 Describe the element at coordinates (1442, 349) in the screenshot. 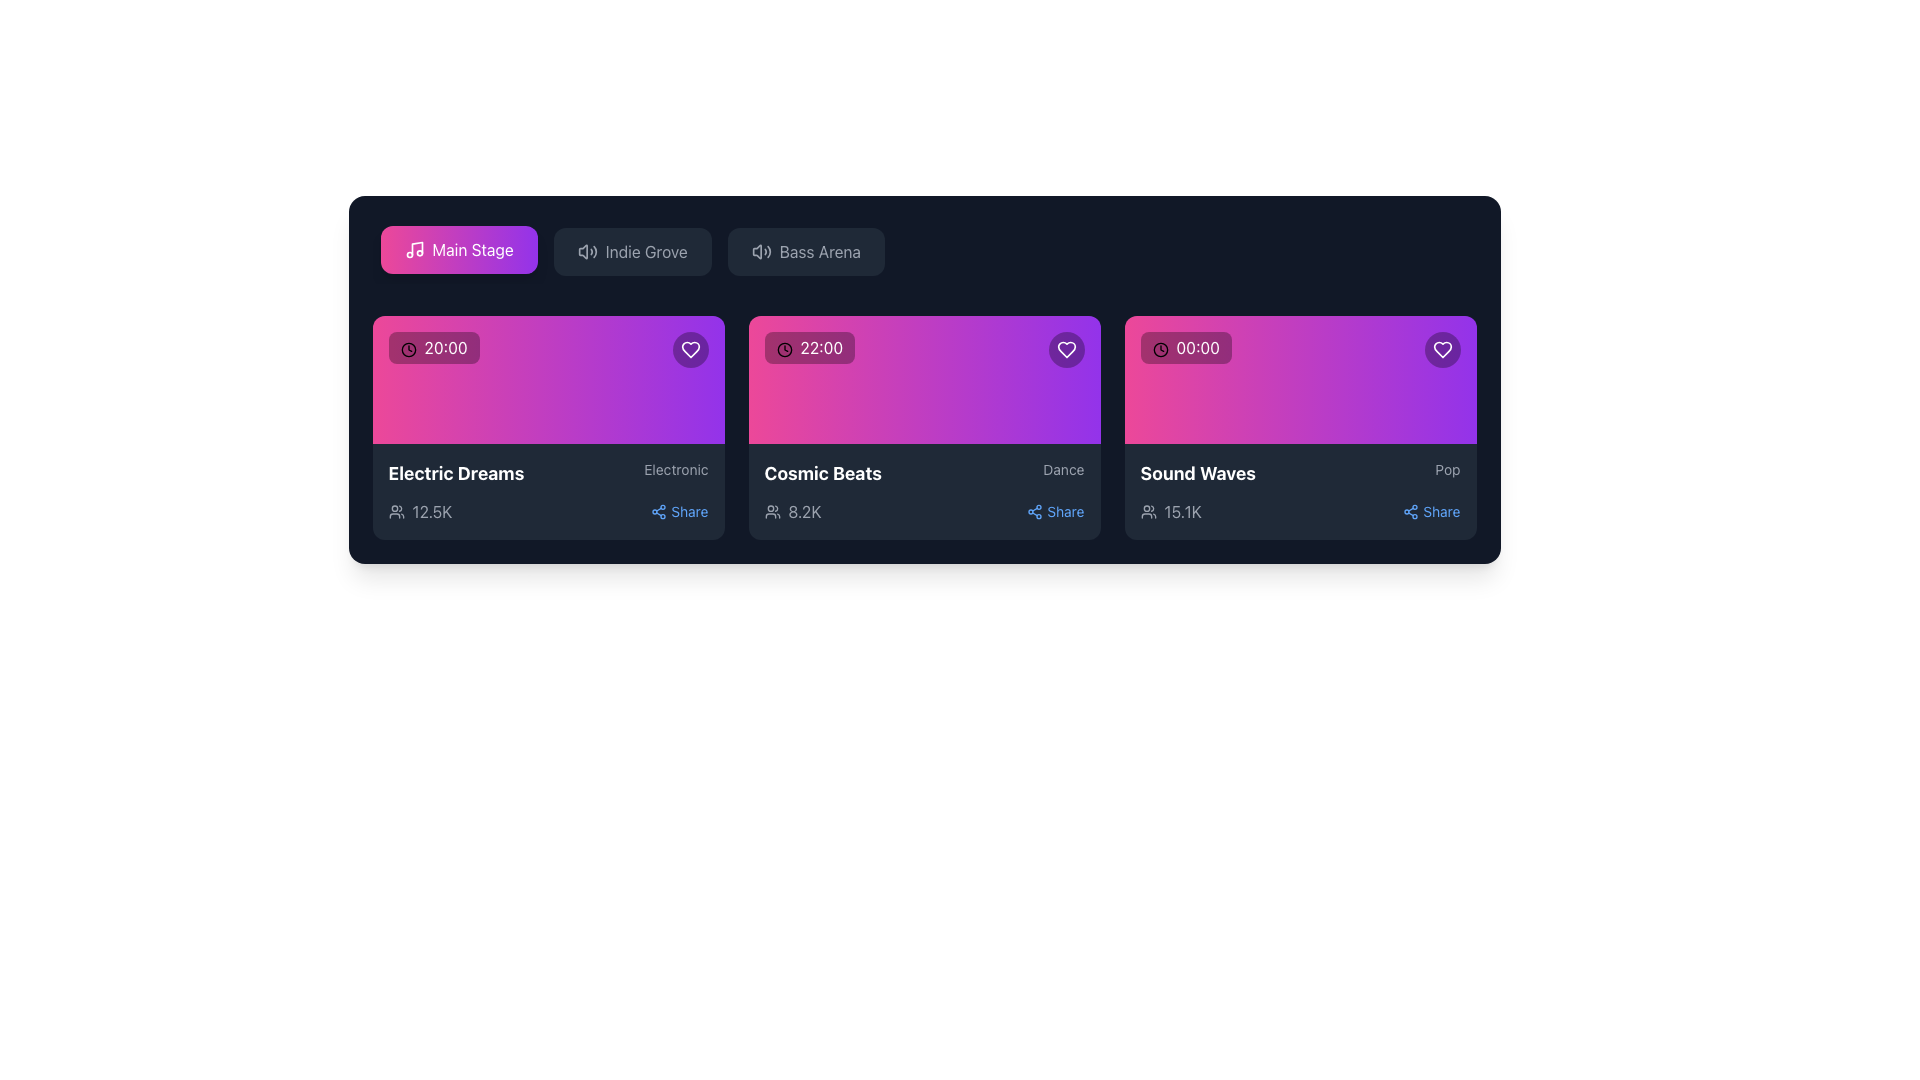

I see `the heart-shaped vector graphic icon outlined in white located at the top-right corner of the card titled 'Sound Waves' to mark the item as favorite` at that location.